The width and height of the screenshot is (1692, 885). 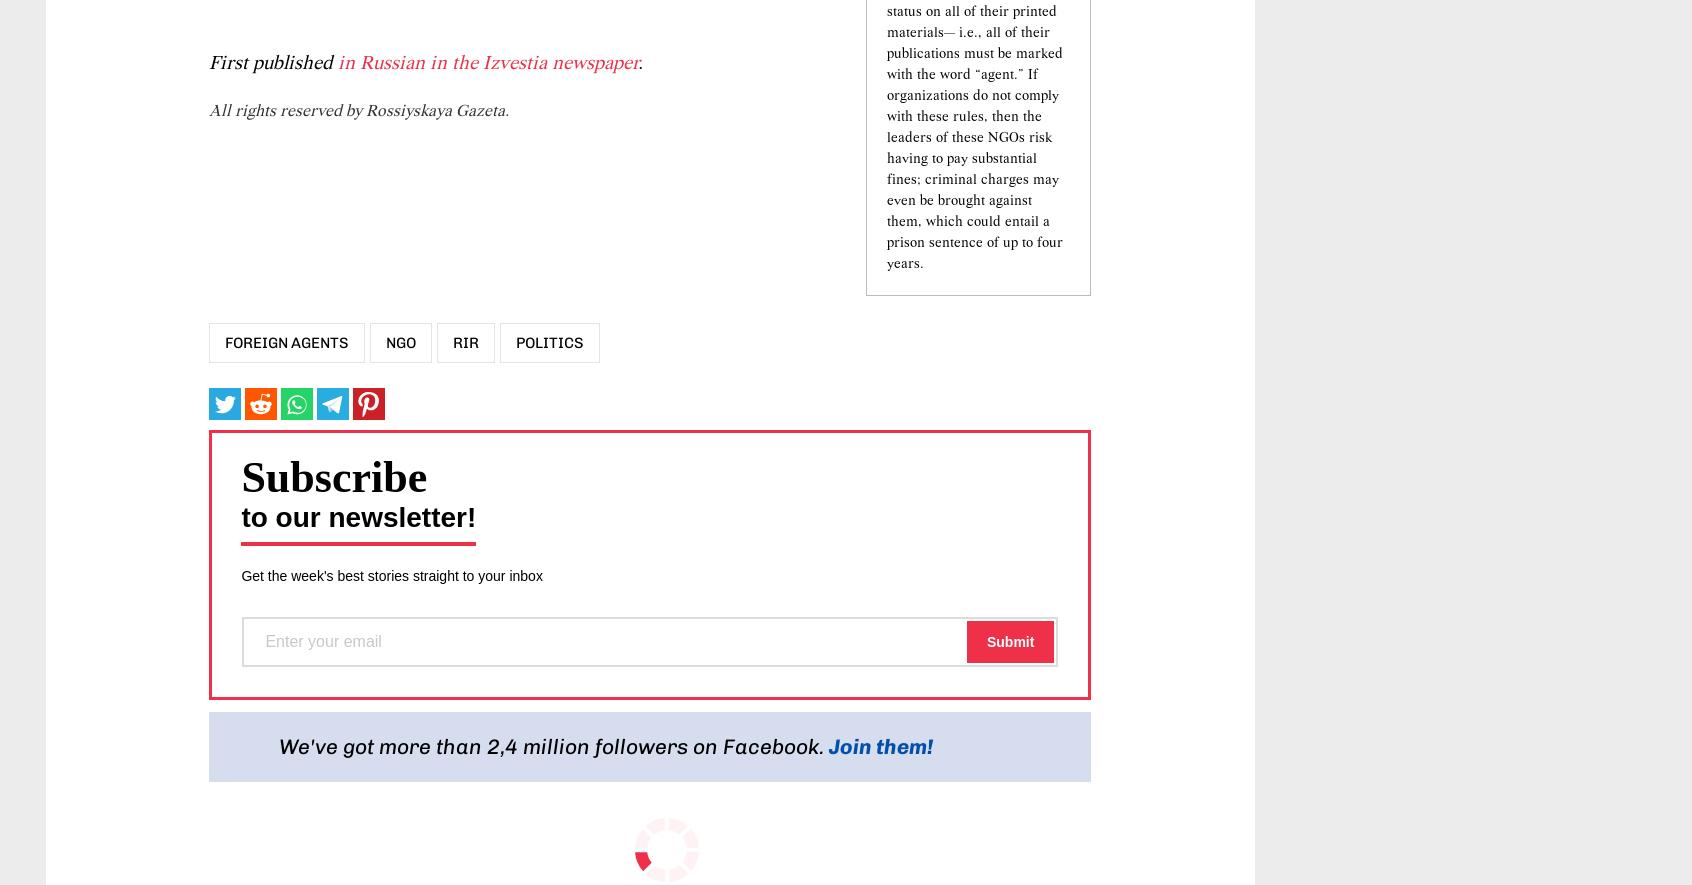 I want to click on 'Get the week's best stories straight to your inbox', so click(x=391, y=694).